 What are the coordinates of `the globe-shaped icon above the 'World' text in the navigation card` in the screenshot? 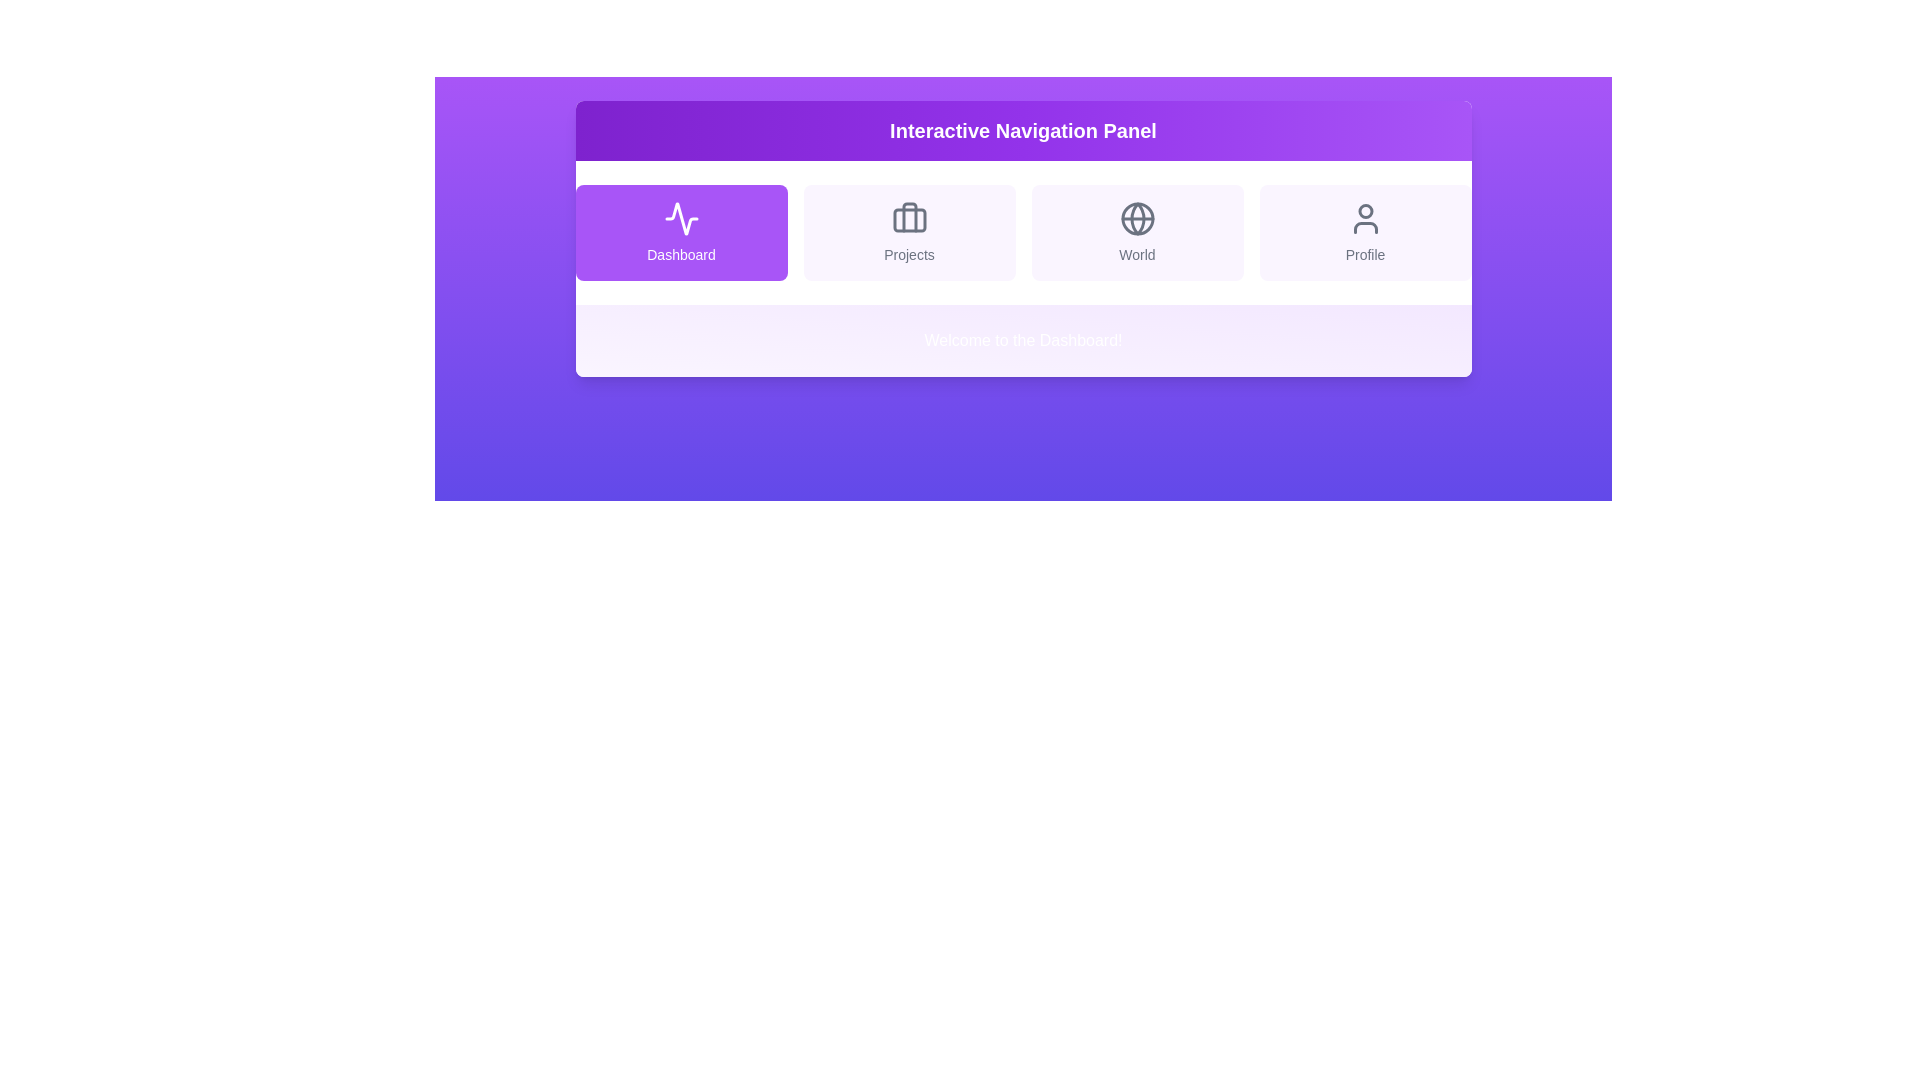 It's located at (1137, 219).